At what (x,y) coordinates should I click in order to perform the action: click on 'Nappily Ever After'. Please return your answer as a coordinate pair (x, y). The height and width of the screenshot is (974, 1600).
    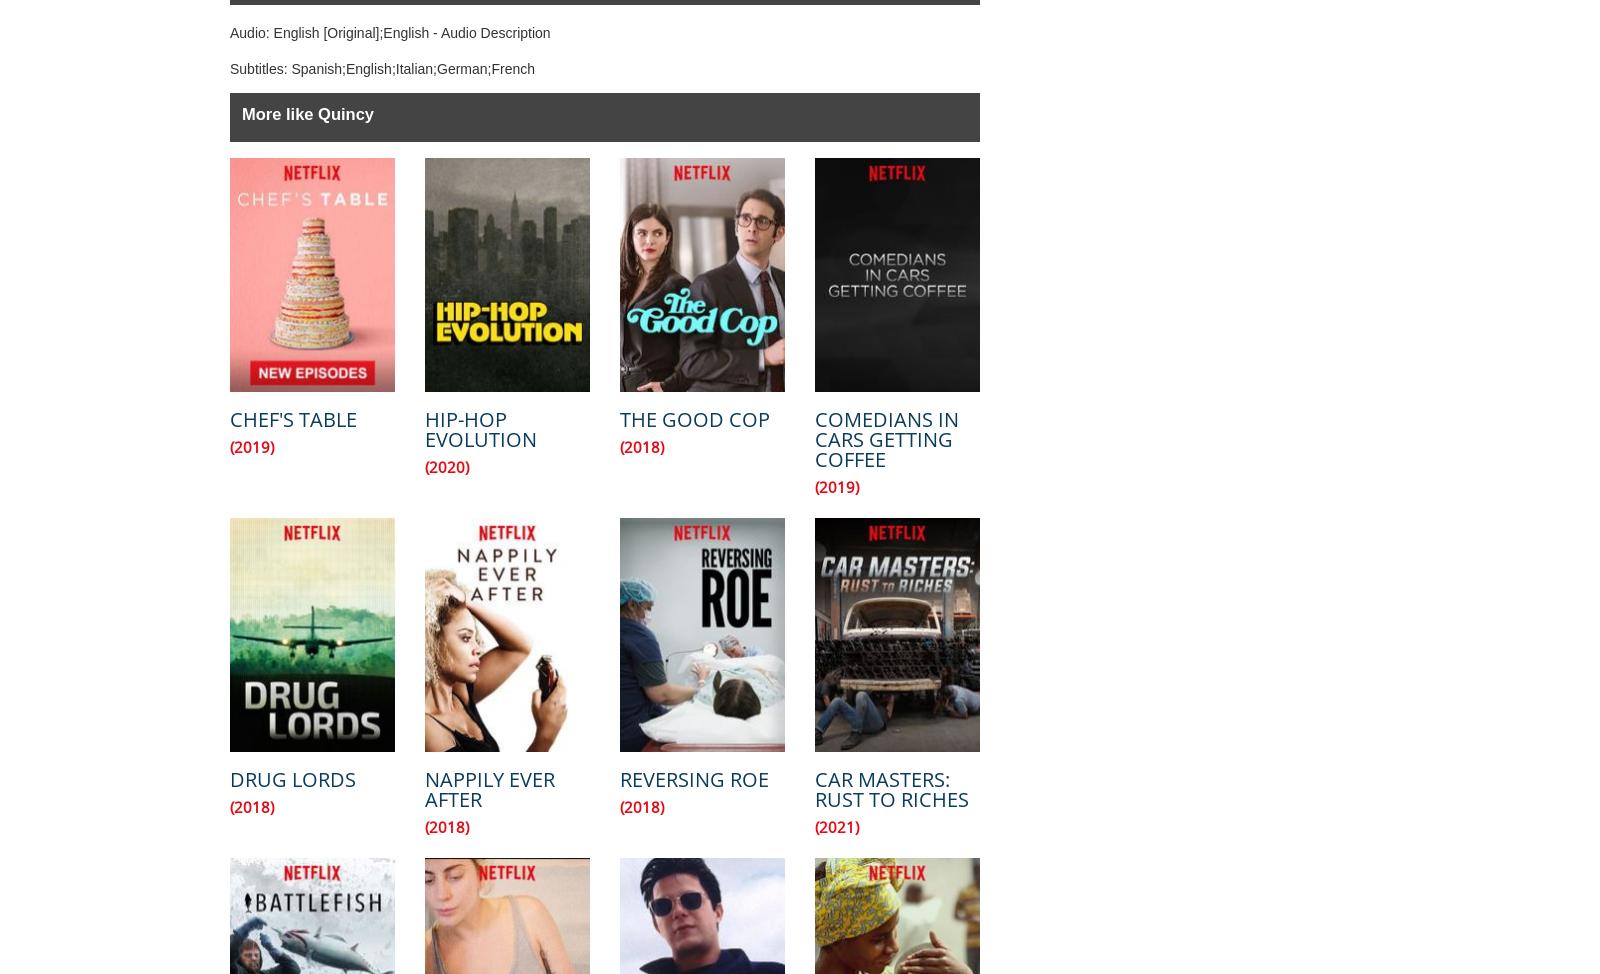
    Looking at the image, I should click on (489, 788).